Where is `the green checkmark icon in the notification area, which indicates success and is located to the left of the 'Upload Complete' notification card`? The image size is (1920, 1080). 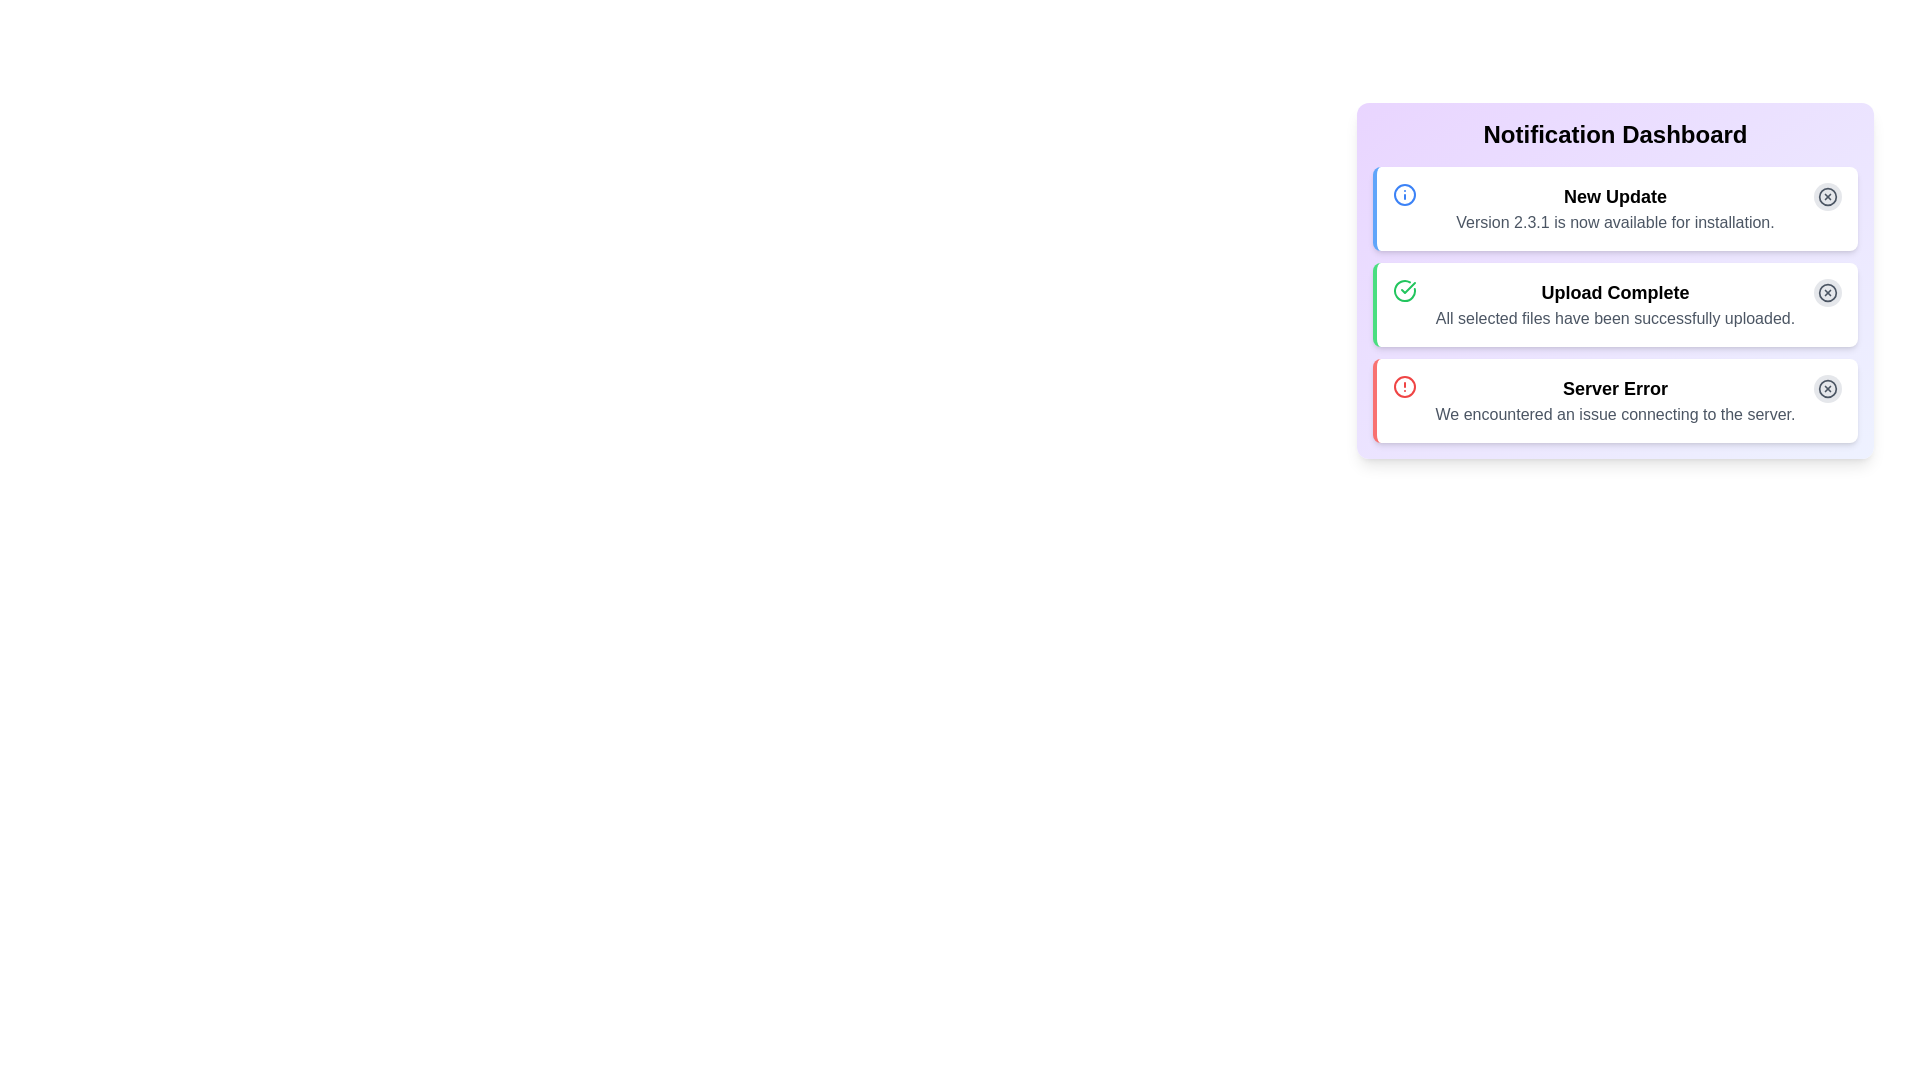
the green checkmark icon in the notification area, which indicates success and is located to the left of the 'Upload Complete' notification card is located at coordinates (1404, 290).